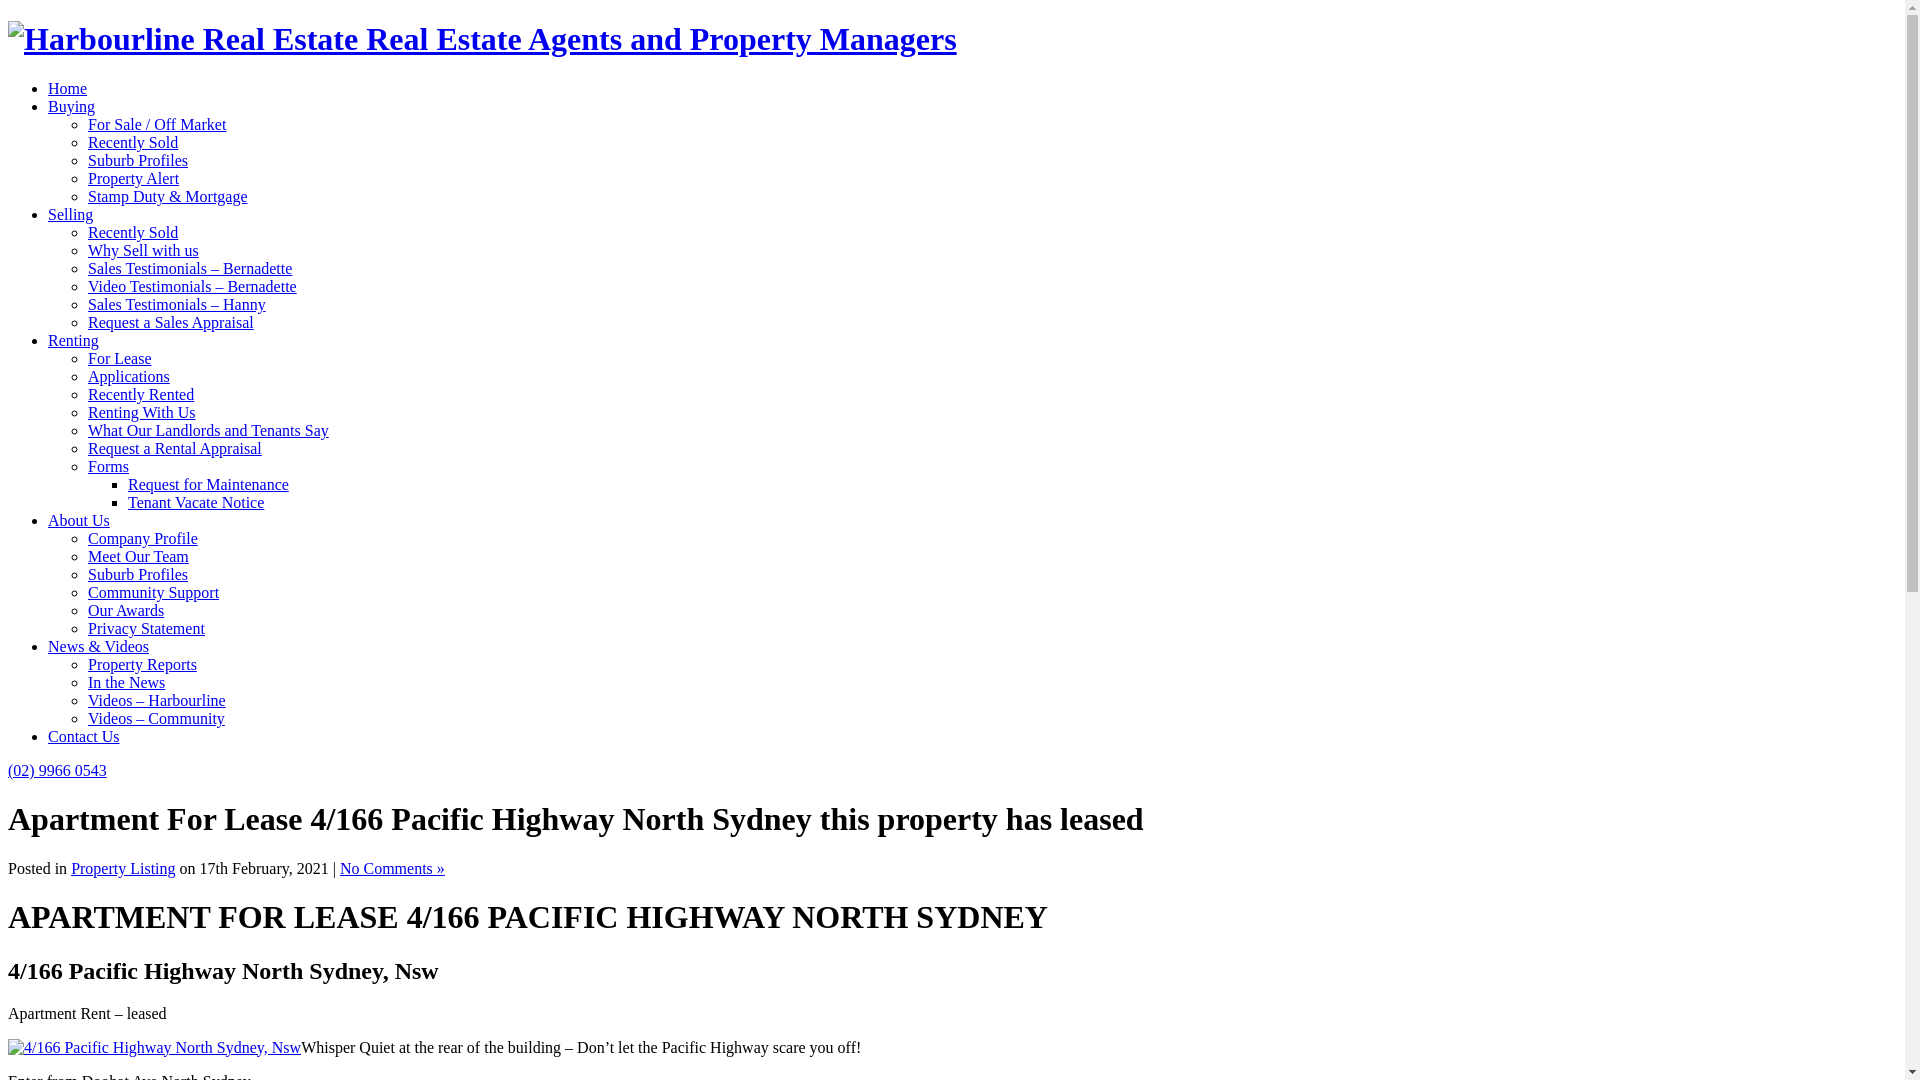 The width and height of the screenshot is (1920, 1080). Describe the element at coordinates (141, 411) in the screenshot. I see `'Renting With Us'` at that location.